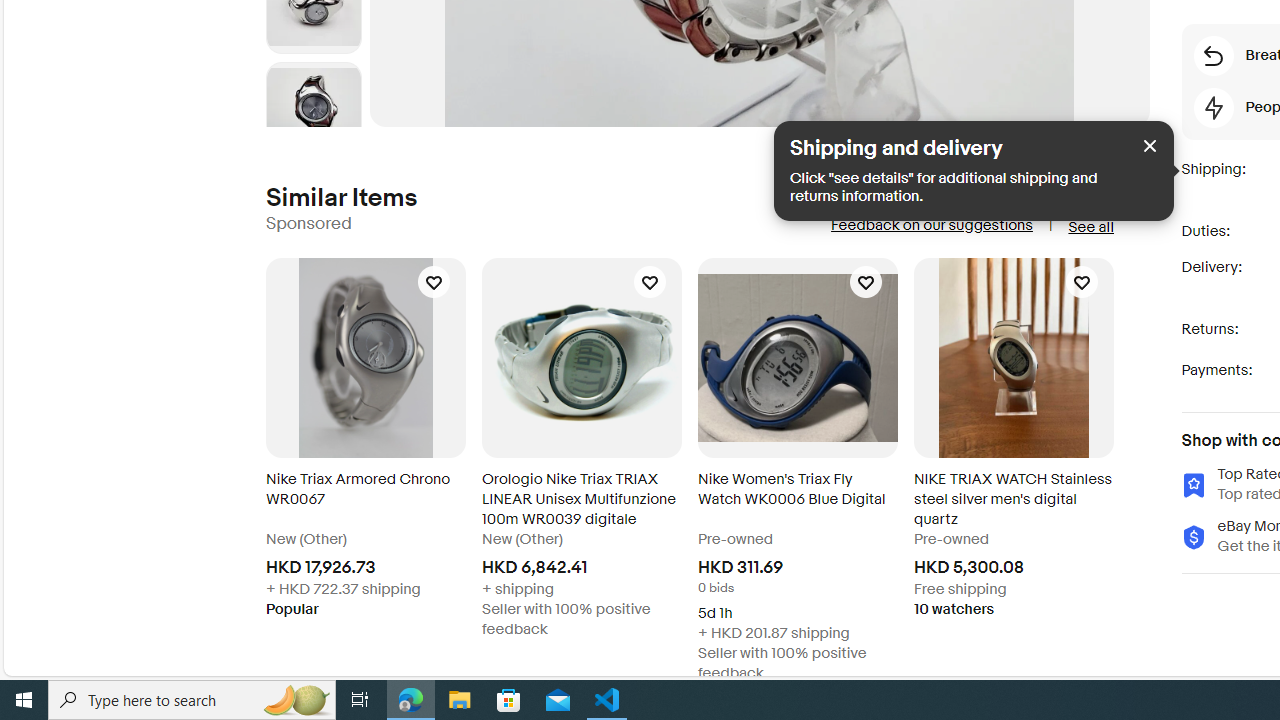  I want to click on 'Close dialog', so click(1150, 144).